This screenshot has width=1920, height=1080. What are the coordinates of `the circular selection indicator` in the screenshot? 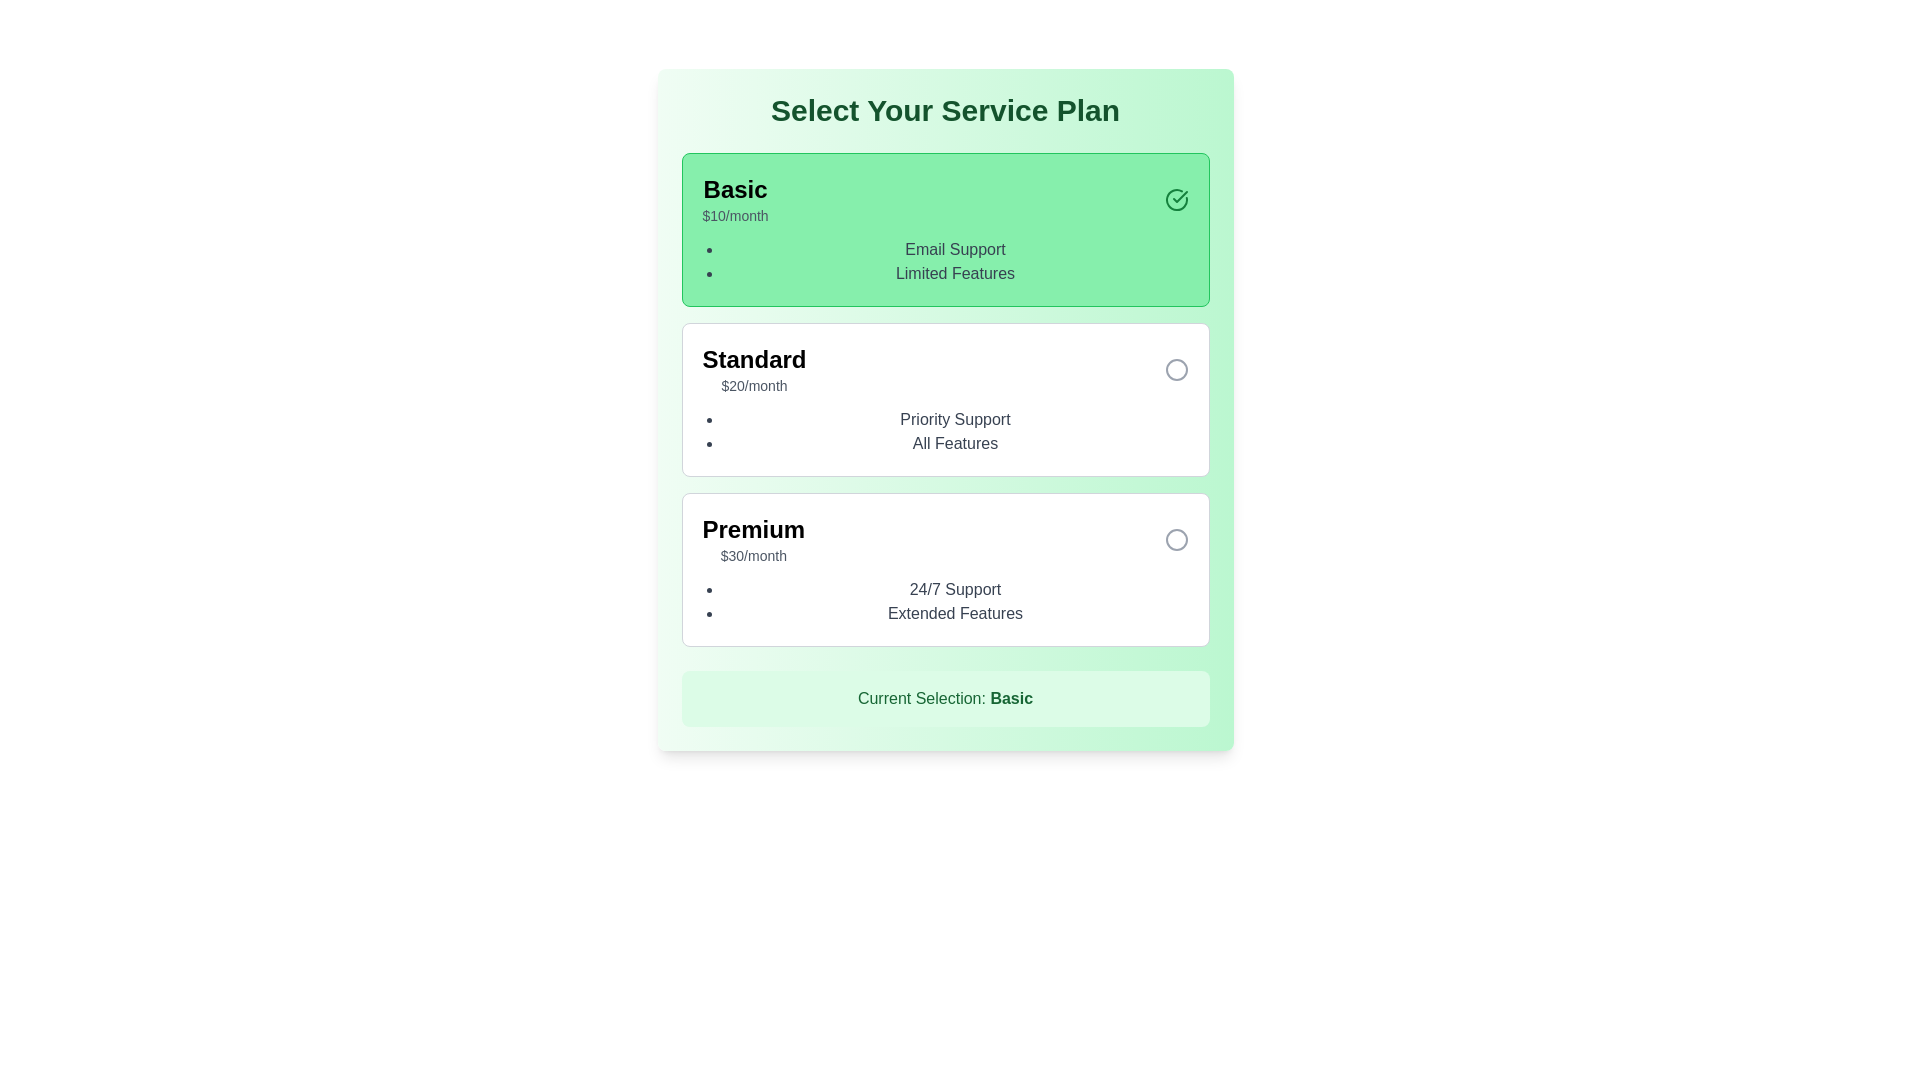 It's located at (1176, 540).